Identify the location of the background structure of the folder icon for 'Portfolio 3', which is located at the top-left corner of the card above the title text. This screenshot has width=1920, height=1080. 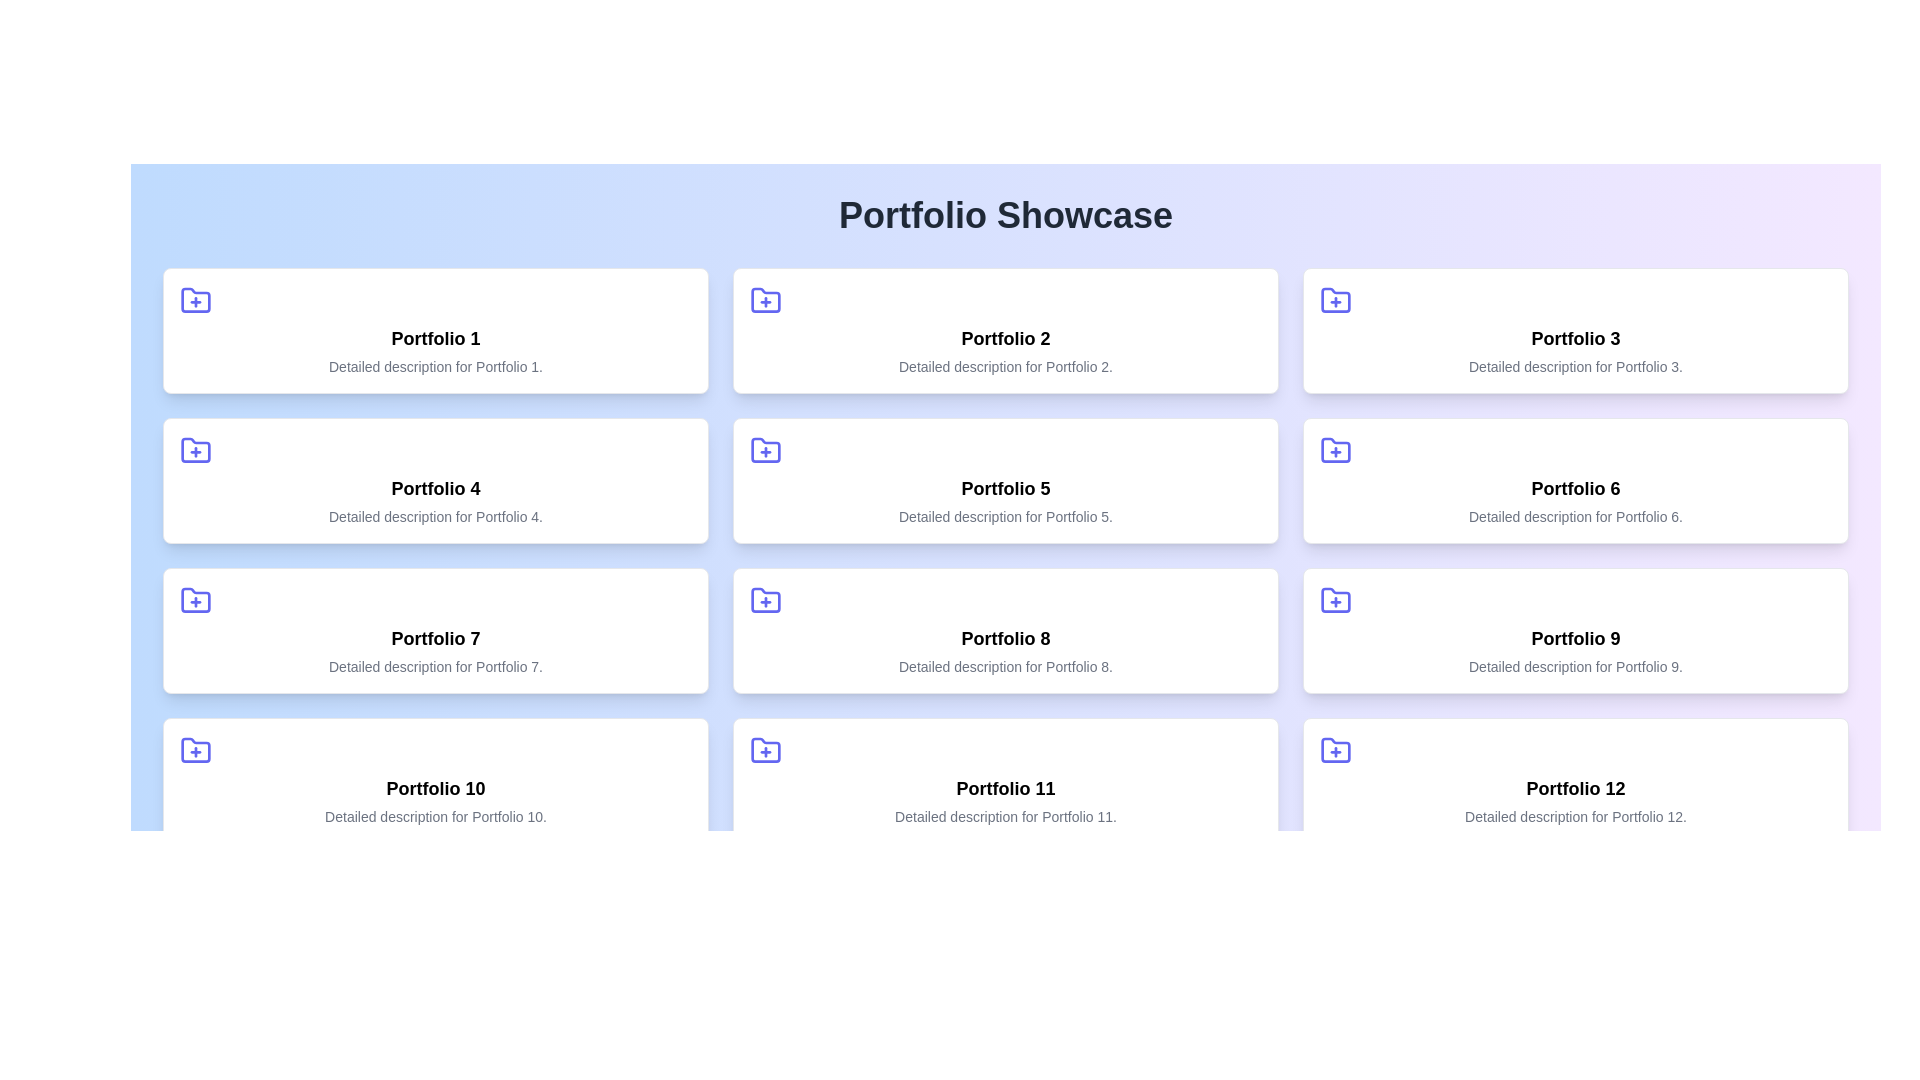
(1335, 300).